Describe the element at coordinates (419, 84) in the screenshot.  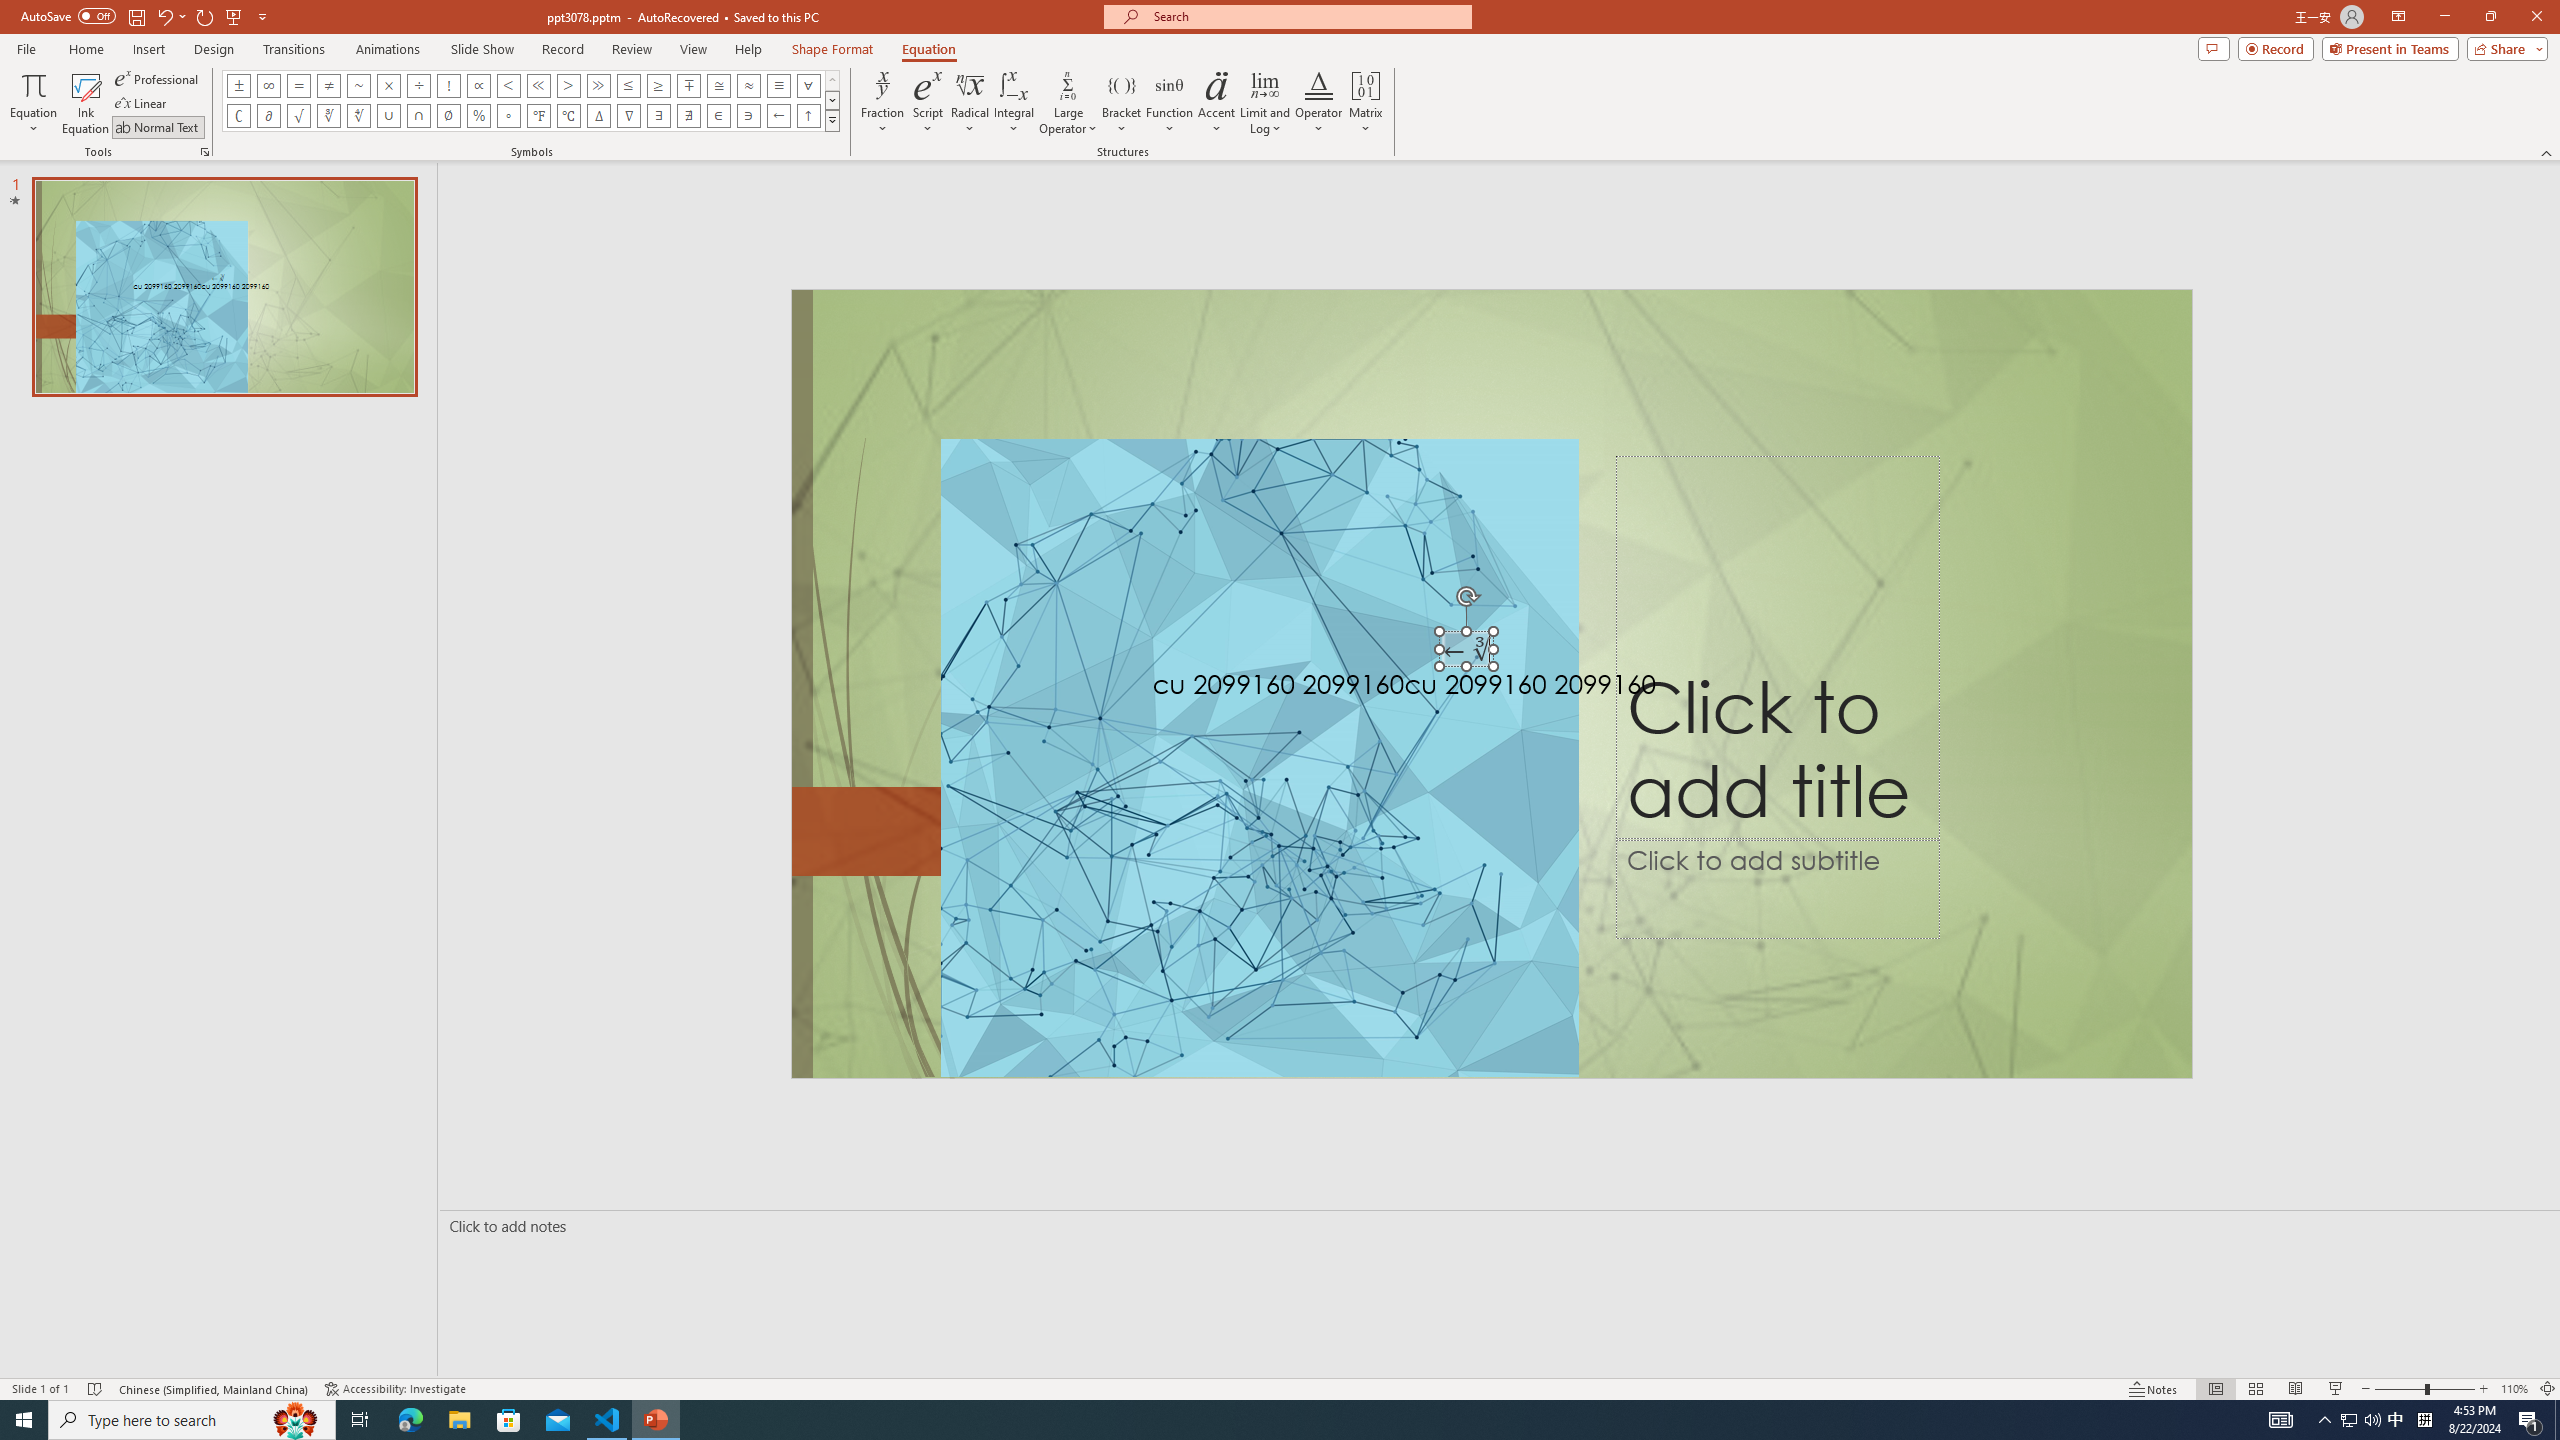
I see `'Equation Symbol Division Sign'` at that location.